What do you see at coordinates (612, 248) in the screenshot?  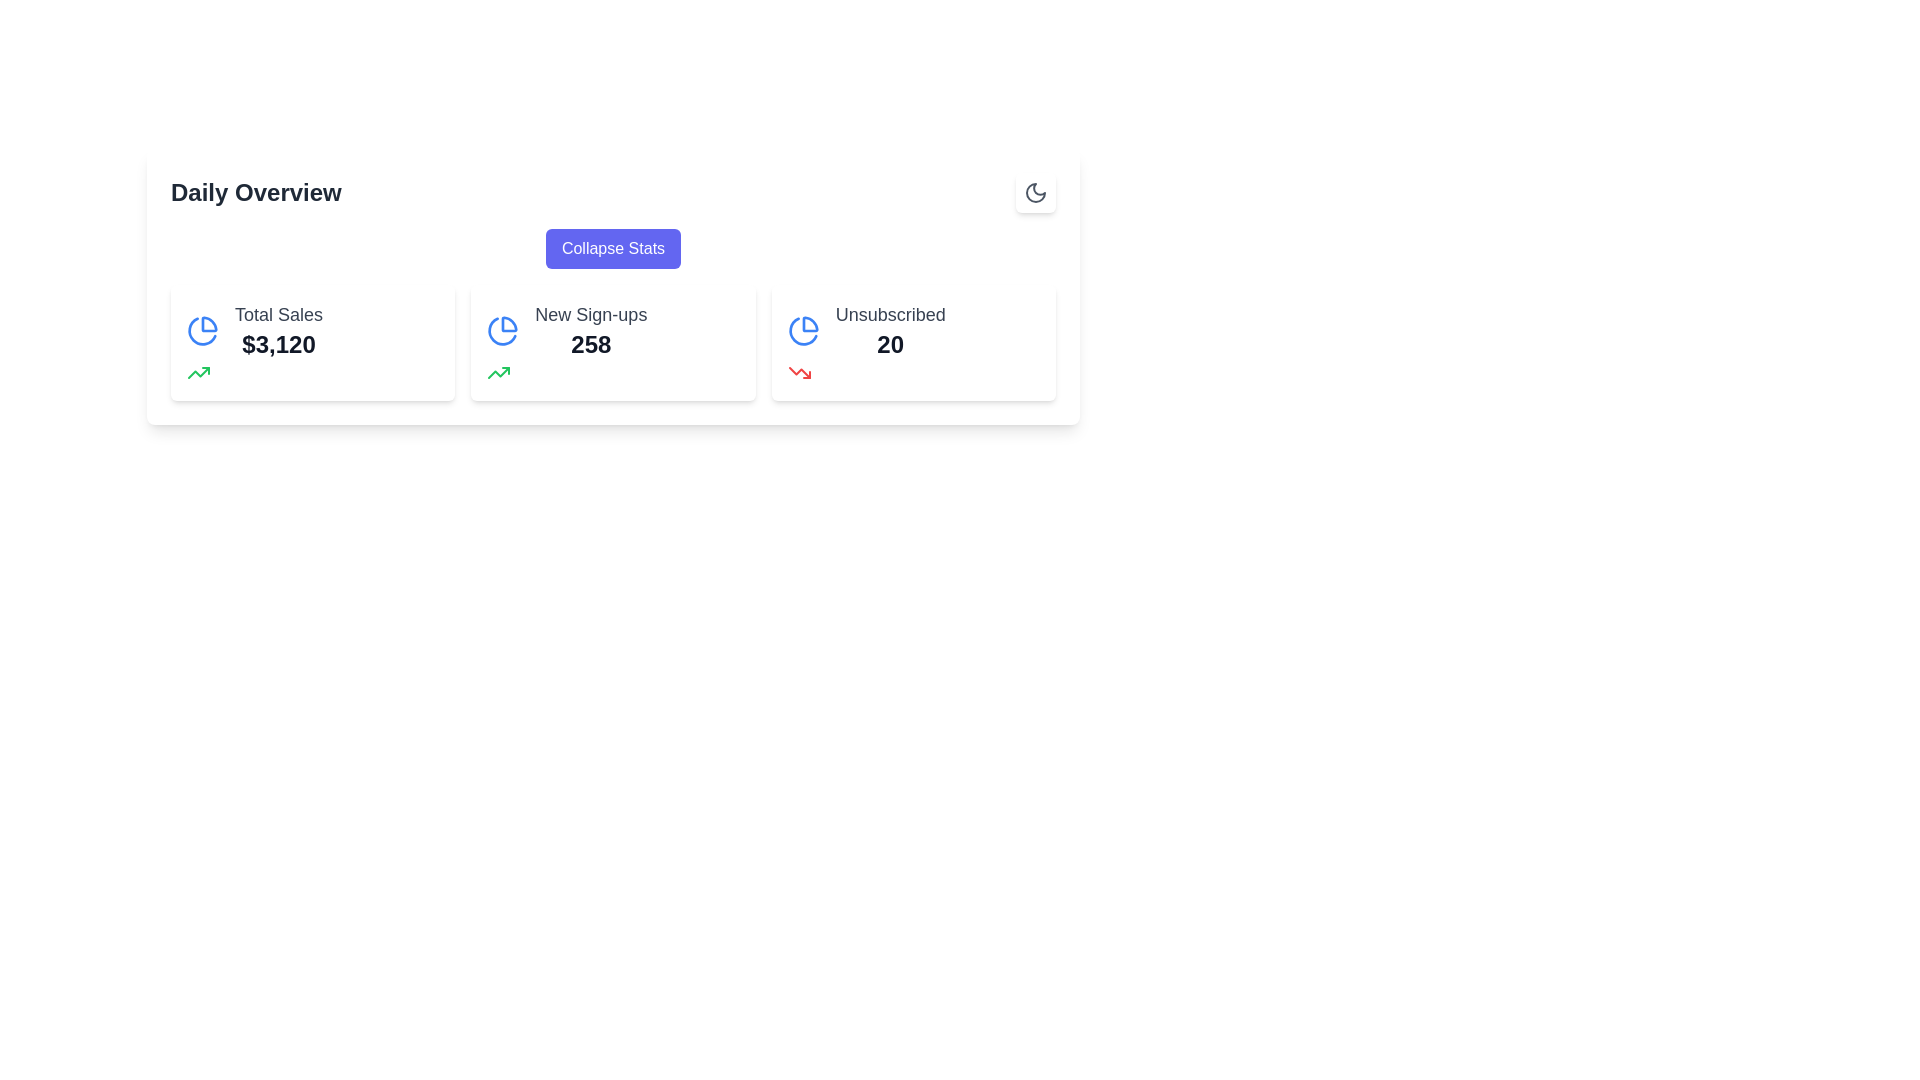 I see `the 'Collapse Stats' button, which is a rectangular button with rounded corners, styled with a blue-purple background and white text, located in the top section of a card-like layout` at bounding box center [612, 248].